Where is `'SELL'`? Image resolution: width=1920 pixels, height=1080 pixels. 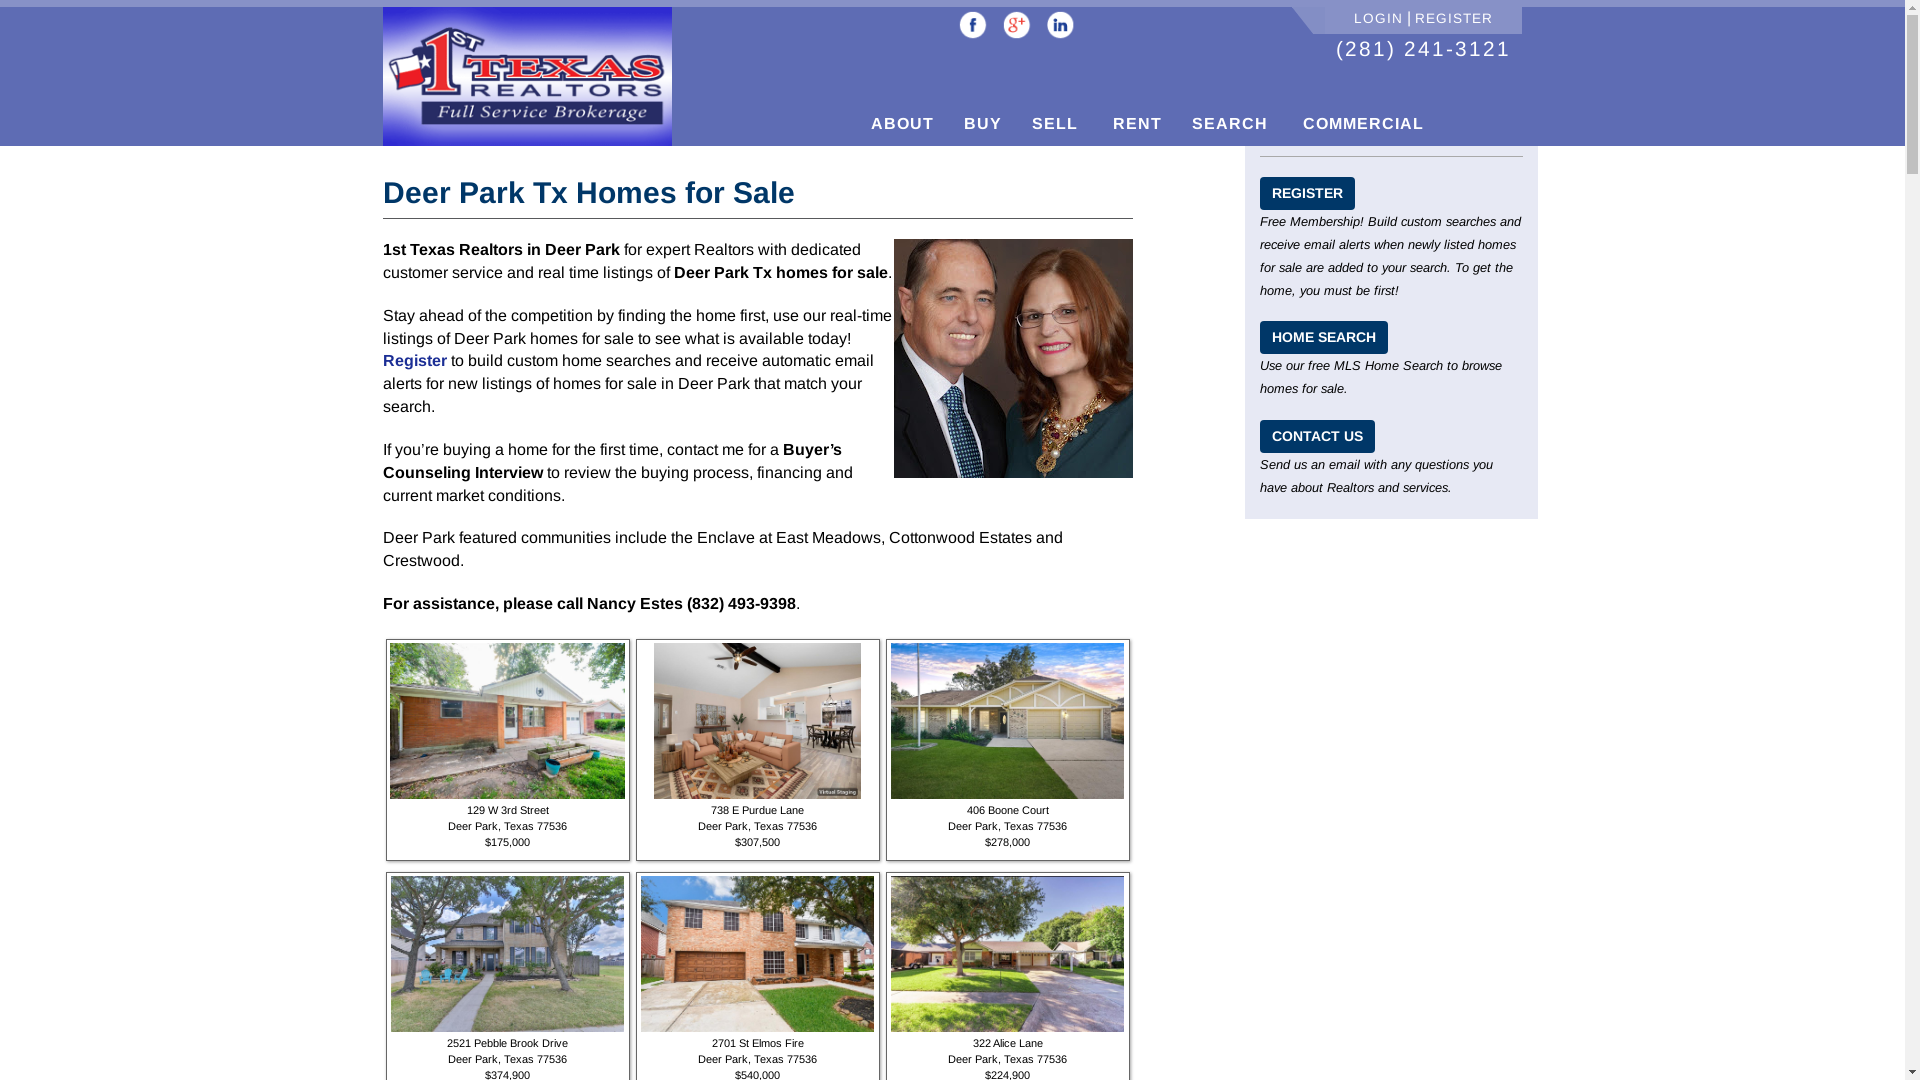 'SELL' is located at coordinates (1017, 119).